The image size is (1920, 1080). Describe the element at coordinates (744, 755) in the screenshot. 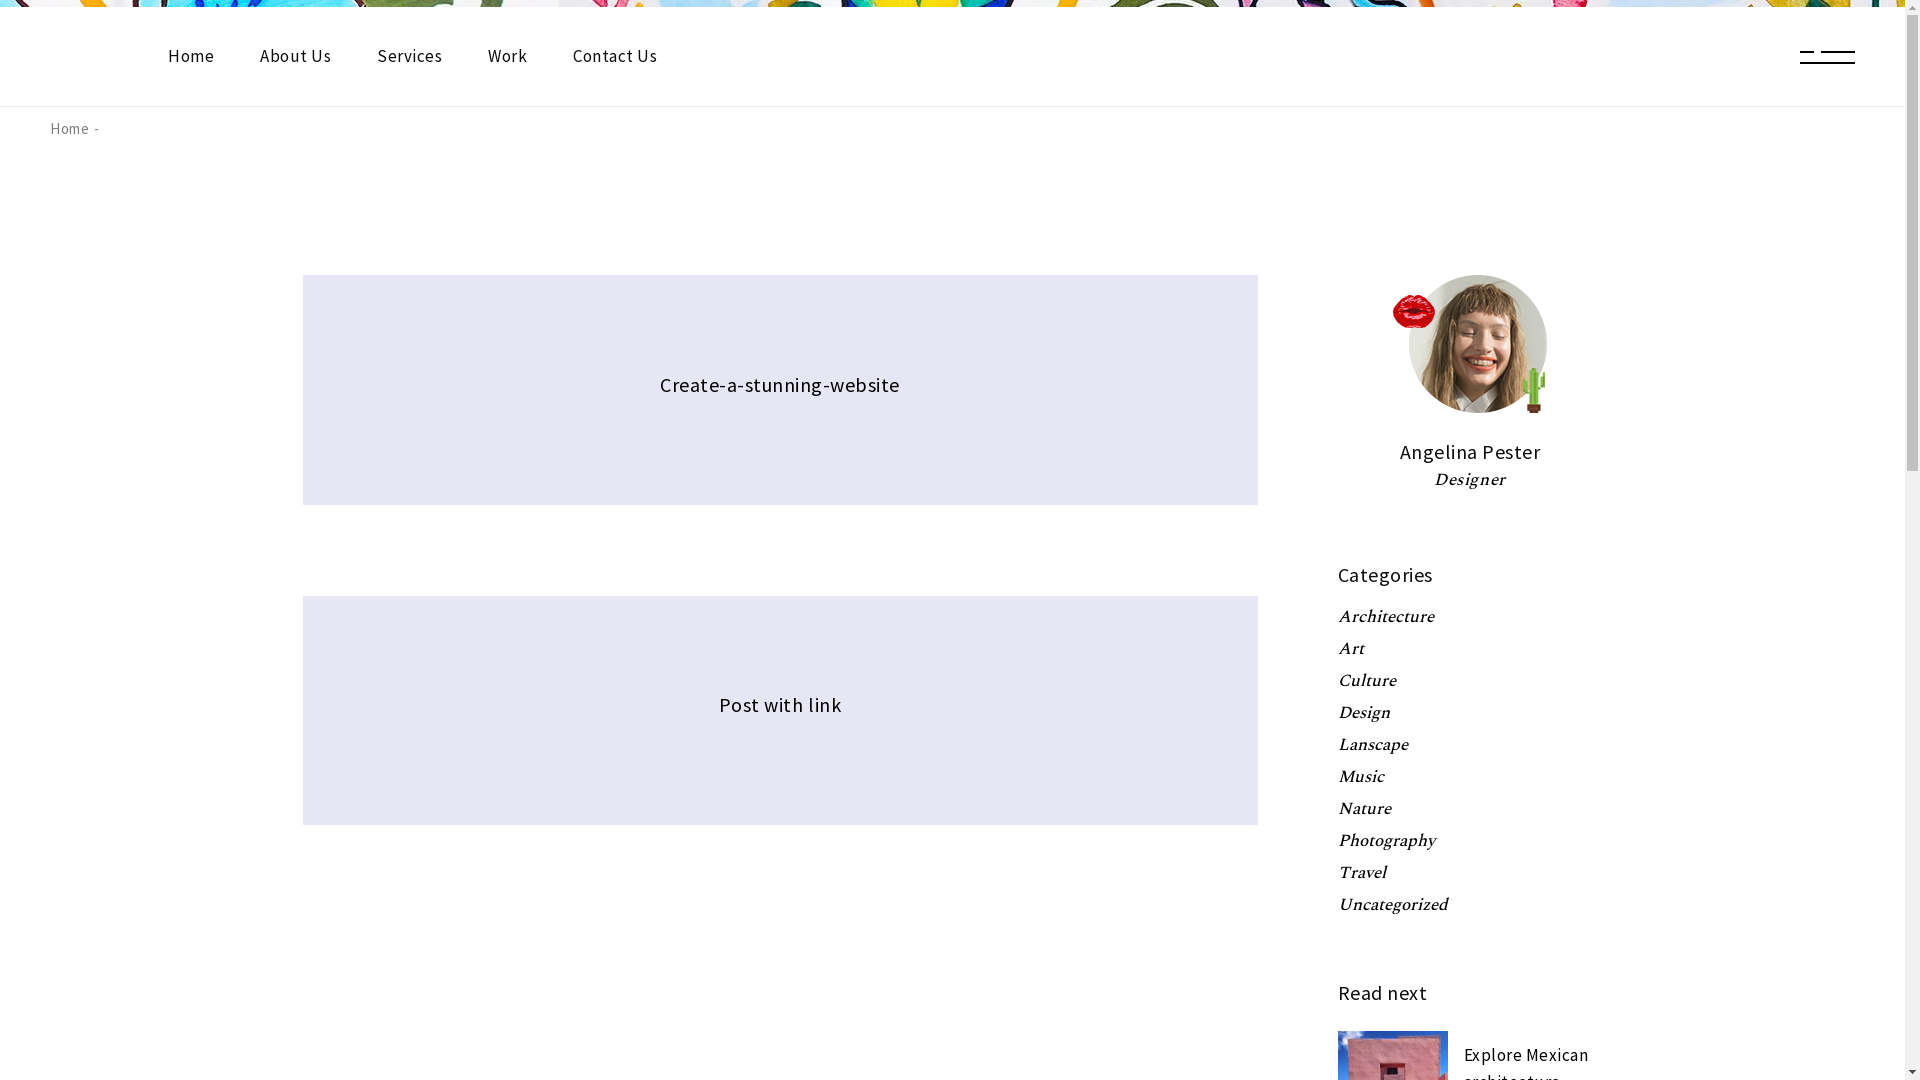

I see `'Contact Us'` at that location.